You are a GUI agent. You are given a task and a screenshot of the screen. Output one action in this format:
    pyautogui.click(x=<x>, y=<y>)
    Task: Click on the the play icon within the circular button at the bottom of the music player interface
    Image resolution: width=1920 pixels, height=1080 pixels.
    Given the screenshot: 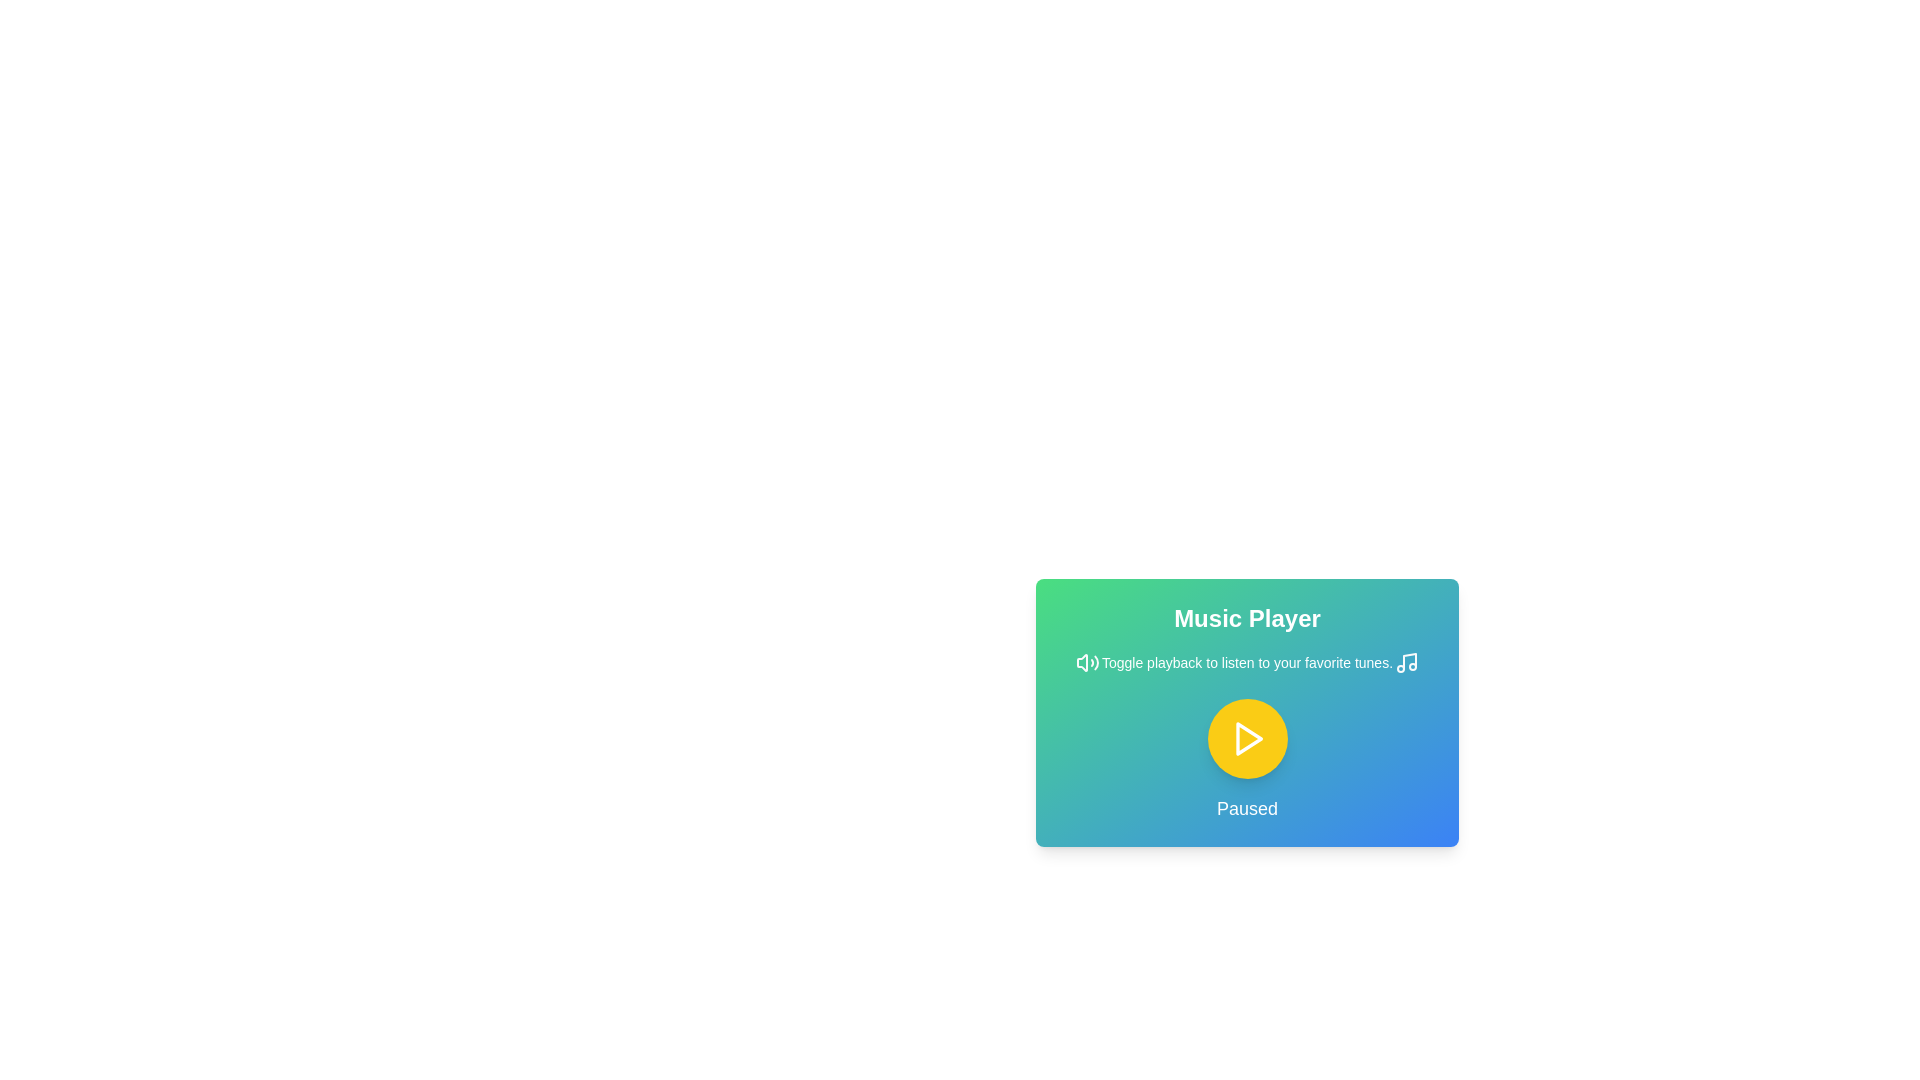 What is the action you would take?
    pyautogui.click(x=1248, y=739)
    